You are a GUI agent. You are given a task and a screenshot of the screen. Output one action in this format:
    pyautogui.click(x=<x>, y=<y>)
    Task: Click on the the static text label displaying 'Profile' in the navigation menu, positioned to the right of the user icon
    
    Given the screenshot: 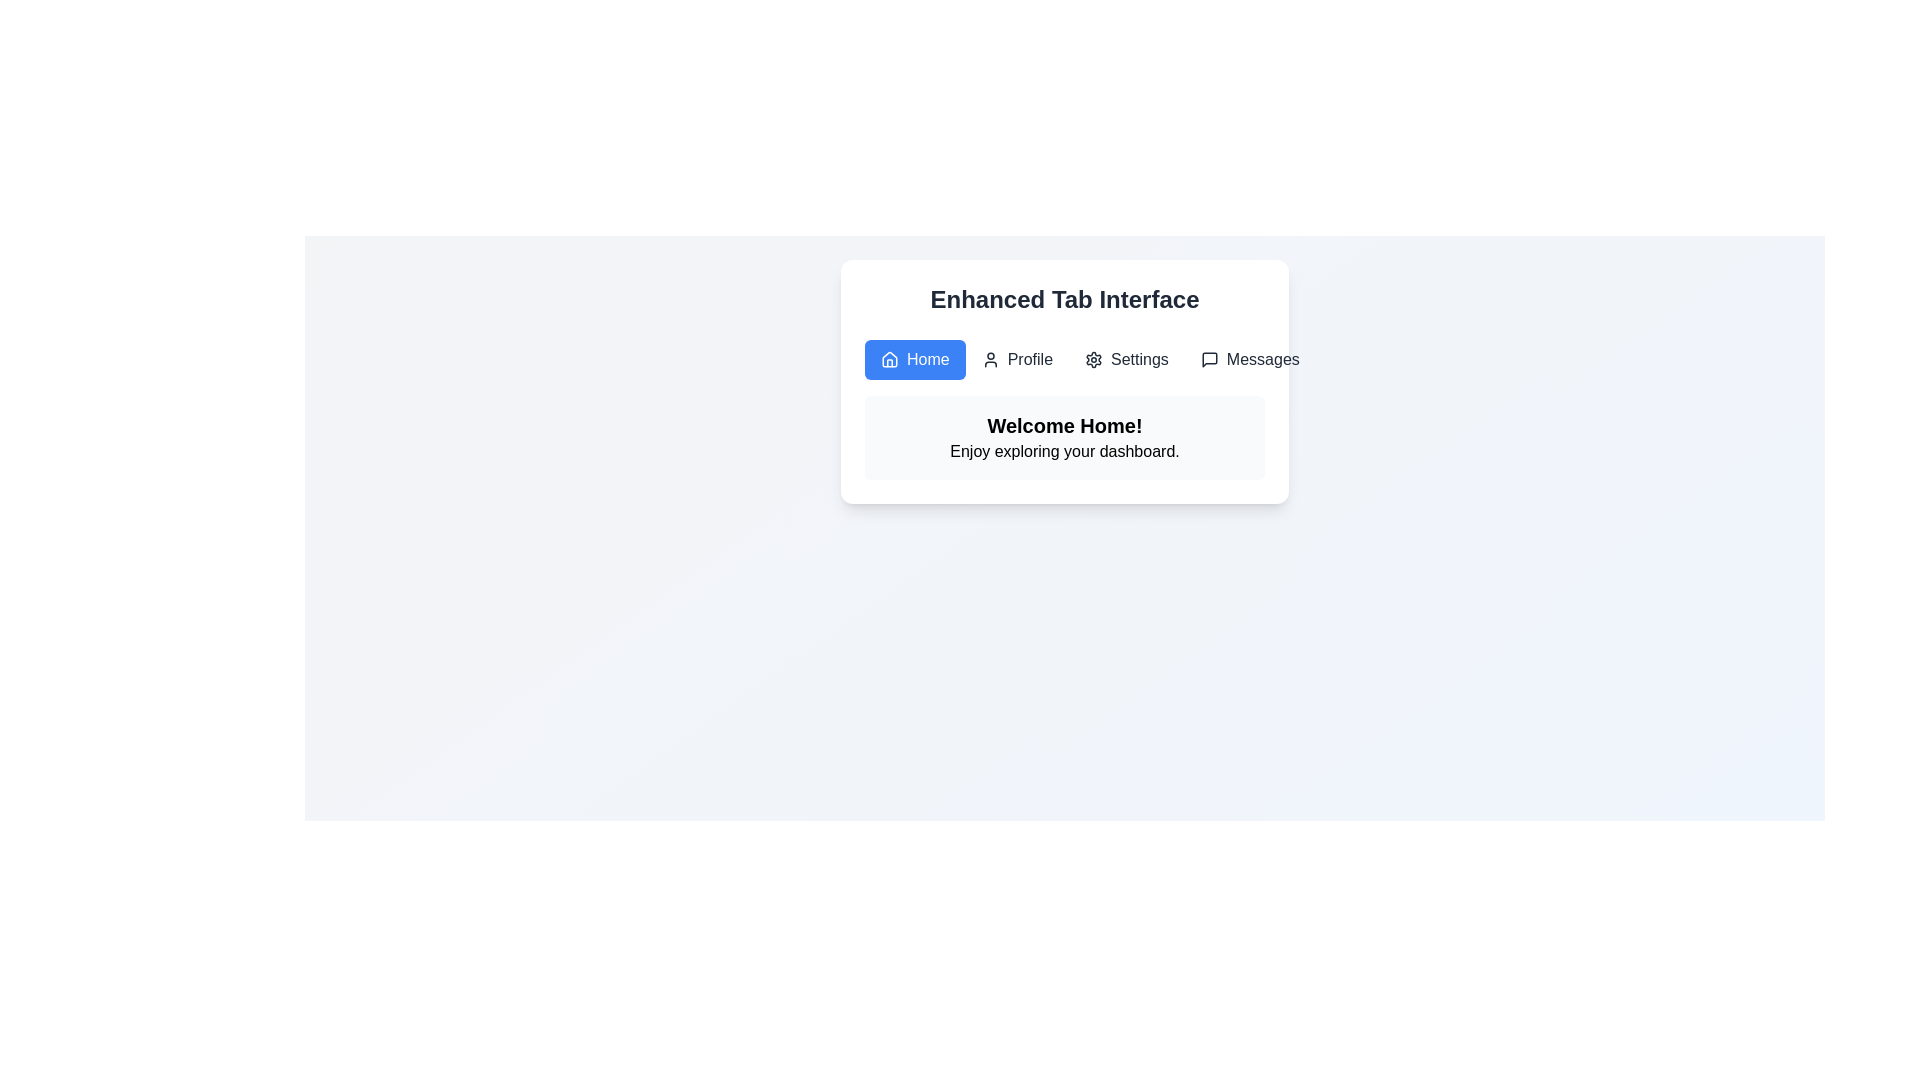 What is the action you would take?
    pyautogui.click(x=1030, y=358)
    